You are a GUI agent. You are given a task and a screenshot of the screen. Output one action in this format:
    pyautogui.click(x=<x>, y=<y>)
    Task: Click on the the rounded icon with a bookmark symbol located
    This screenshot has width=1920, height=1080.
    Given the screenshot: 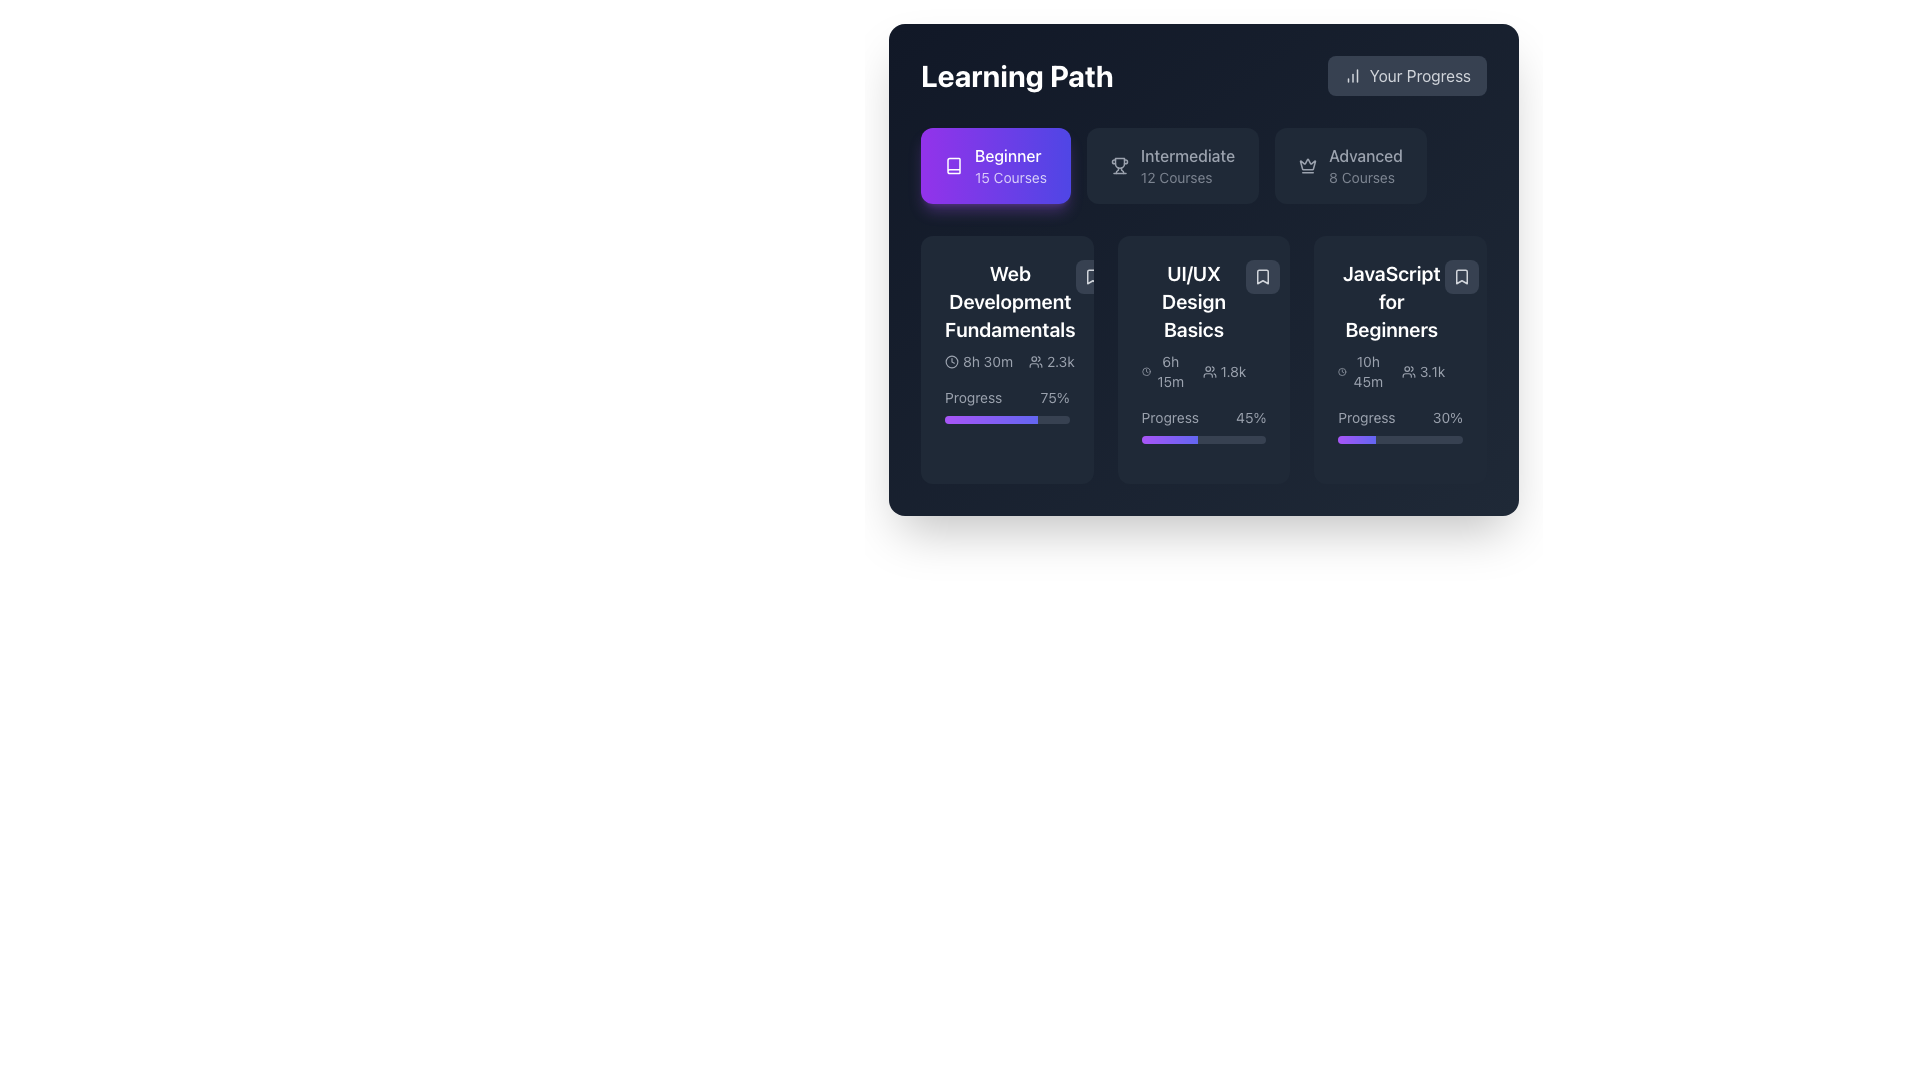 What is the action you would take?
    pyautogui.click(x=1262, y=277)
    